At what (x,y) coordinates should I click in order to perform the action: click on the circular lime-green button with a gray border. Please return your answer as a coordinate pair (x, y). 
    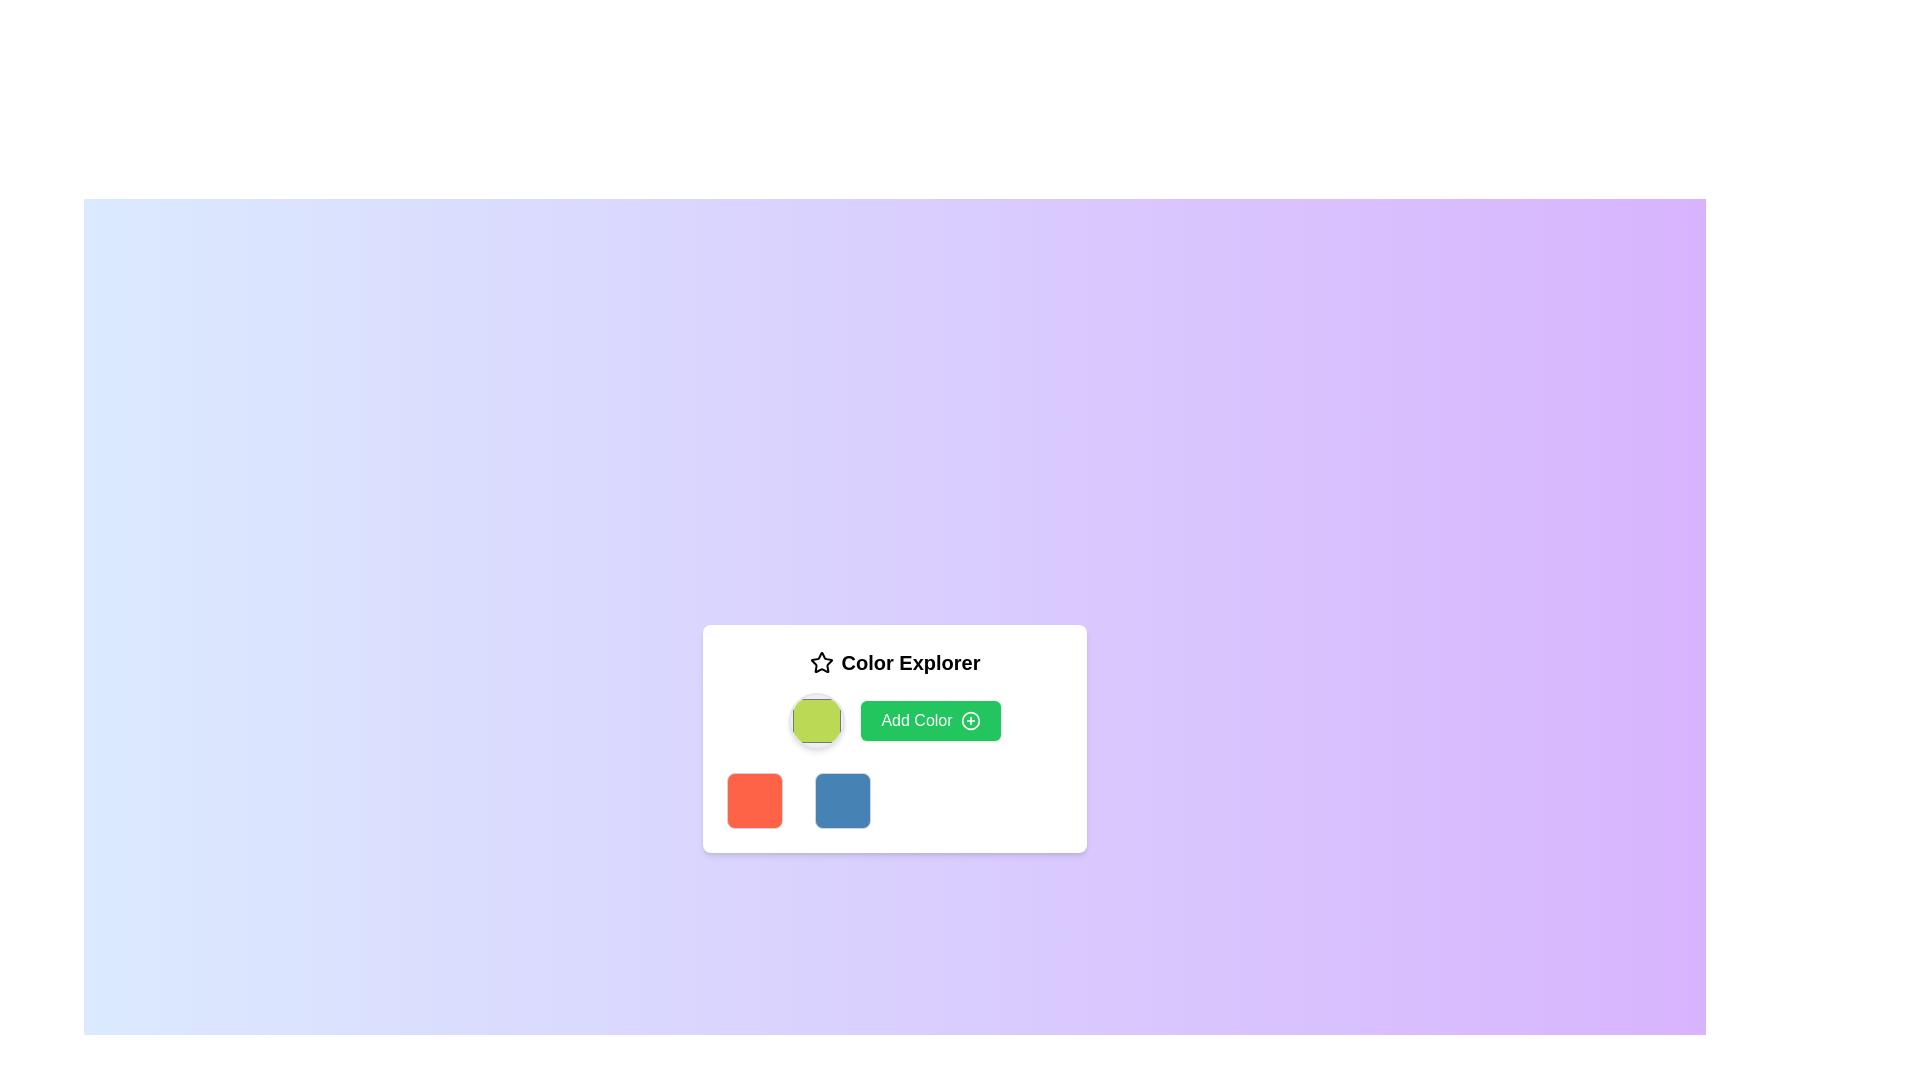
    Looking at the image, I should click on (817, 721).